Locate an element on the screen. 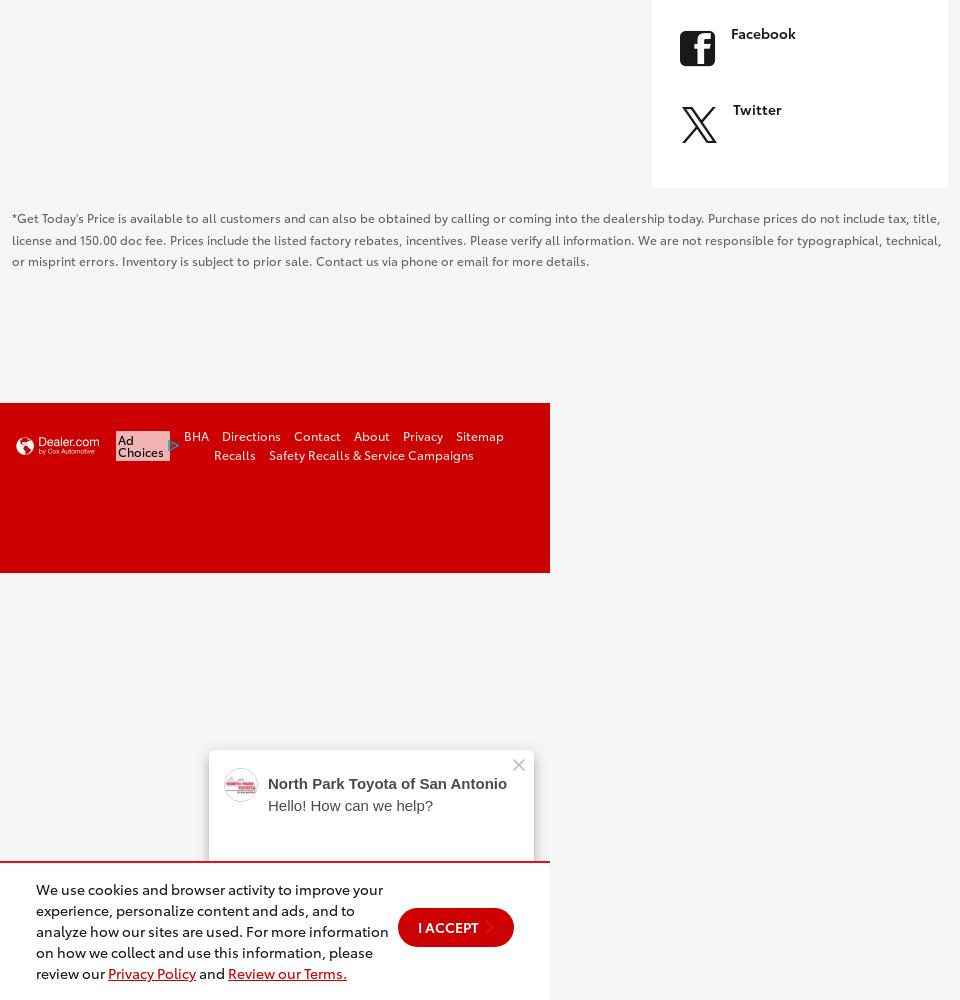 This screenshot has height=1000, width=960. 'Twitter' is located at coordinates (755, 108).